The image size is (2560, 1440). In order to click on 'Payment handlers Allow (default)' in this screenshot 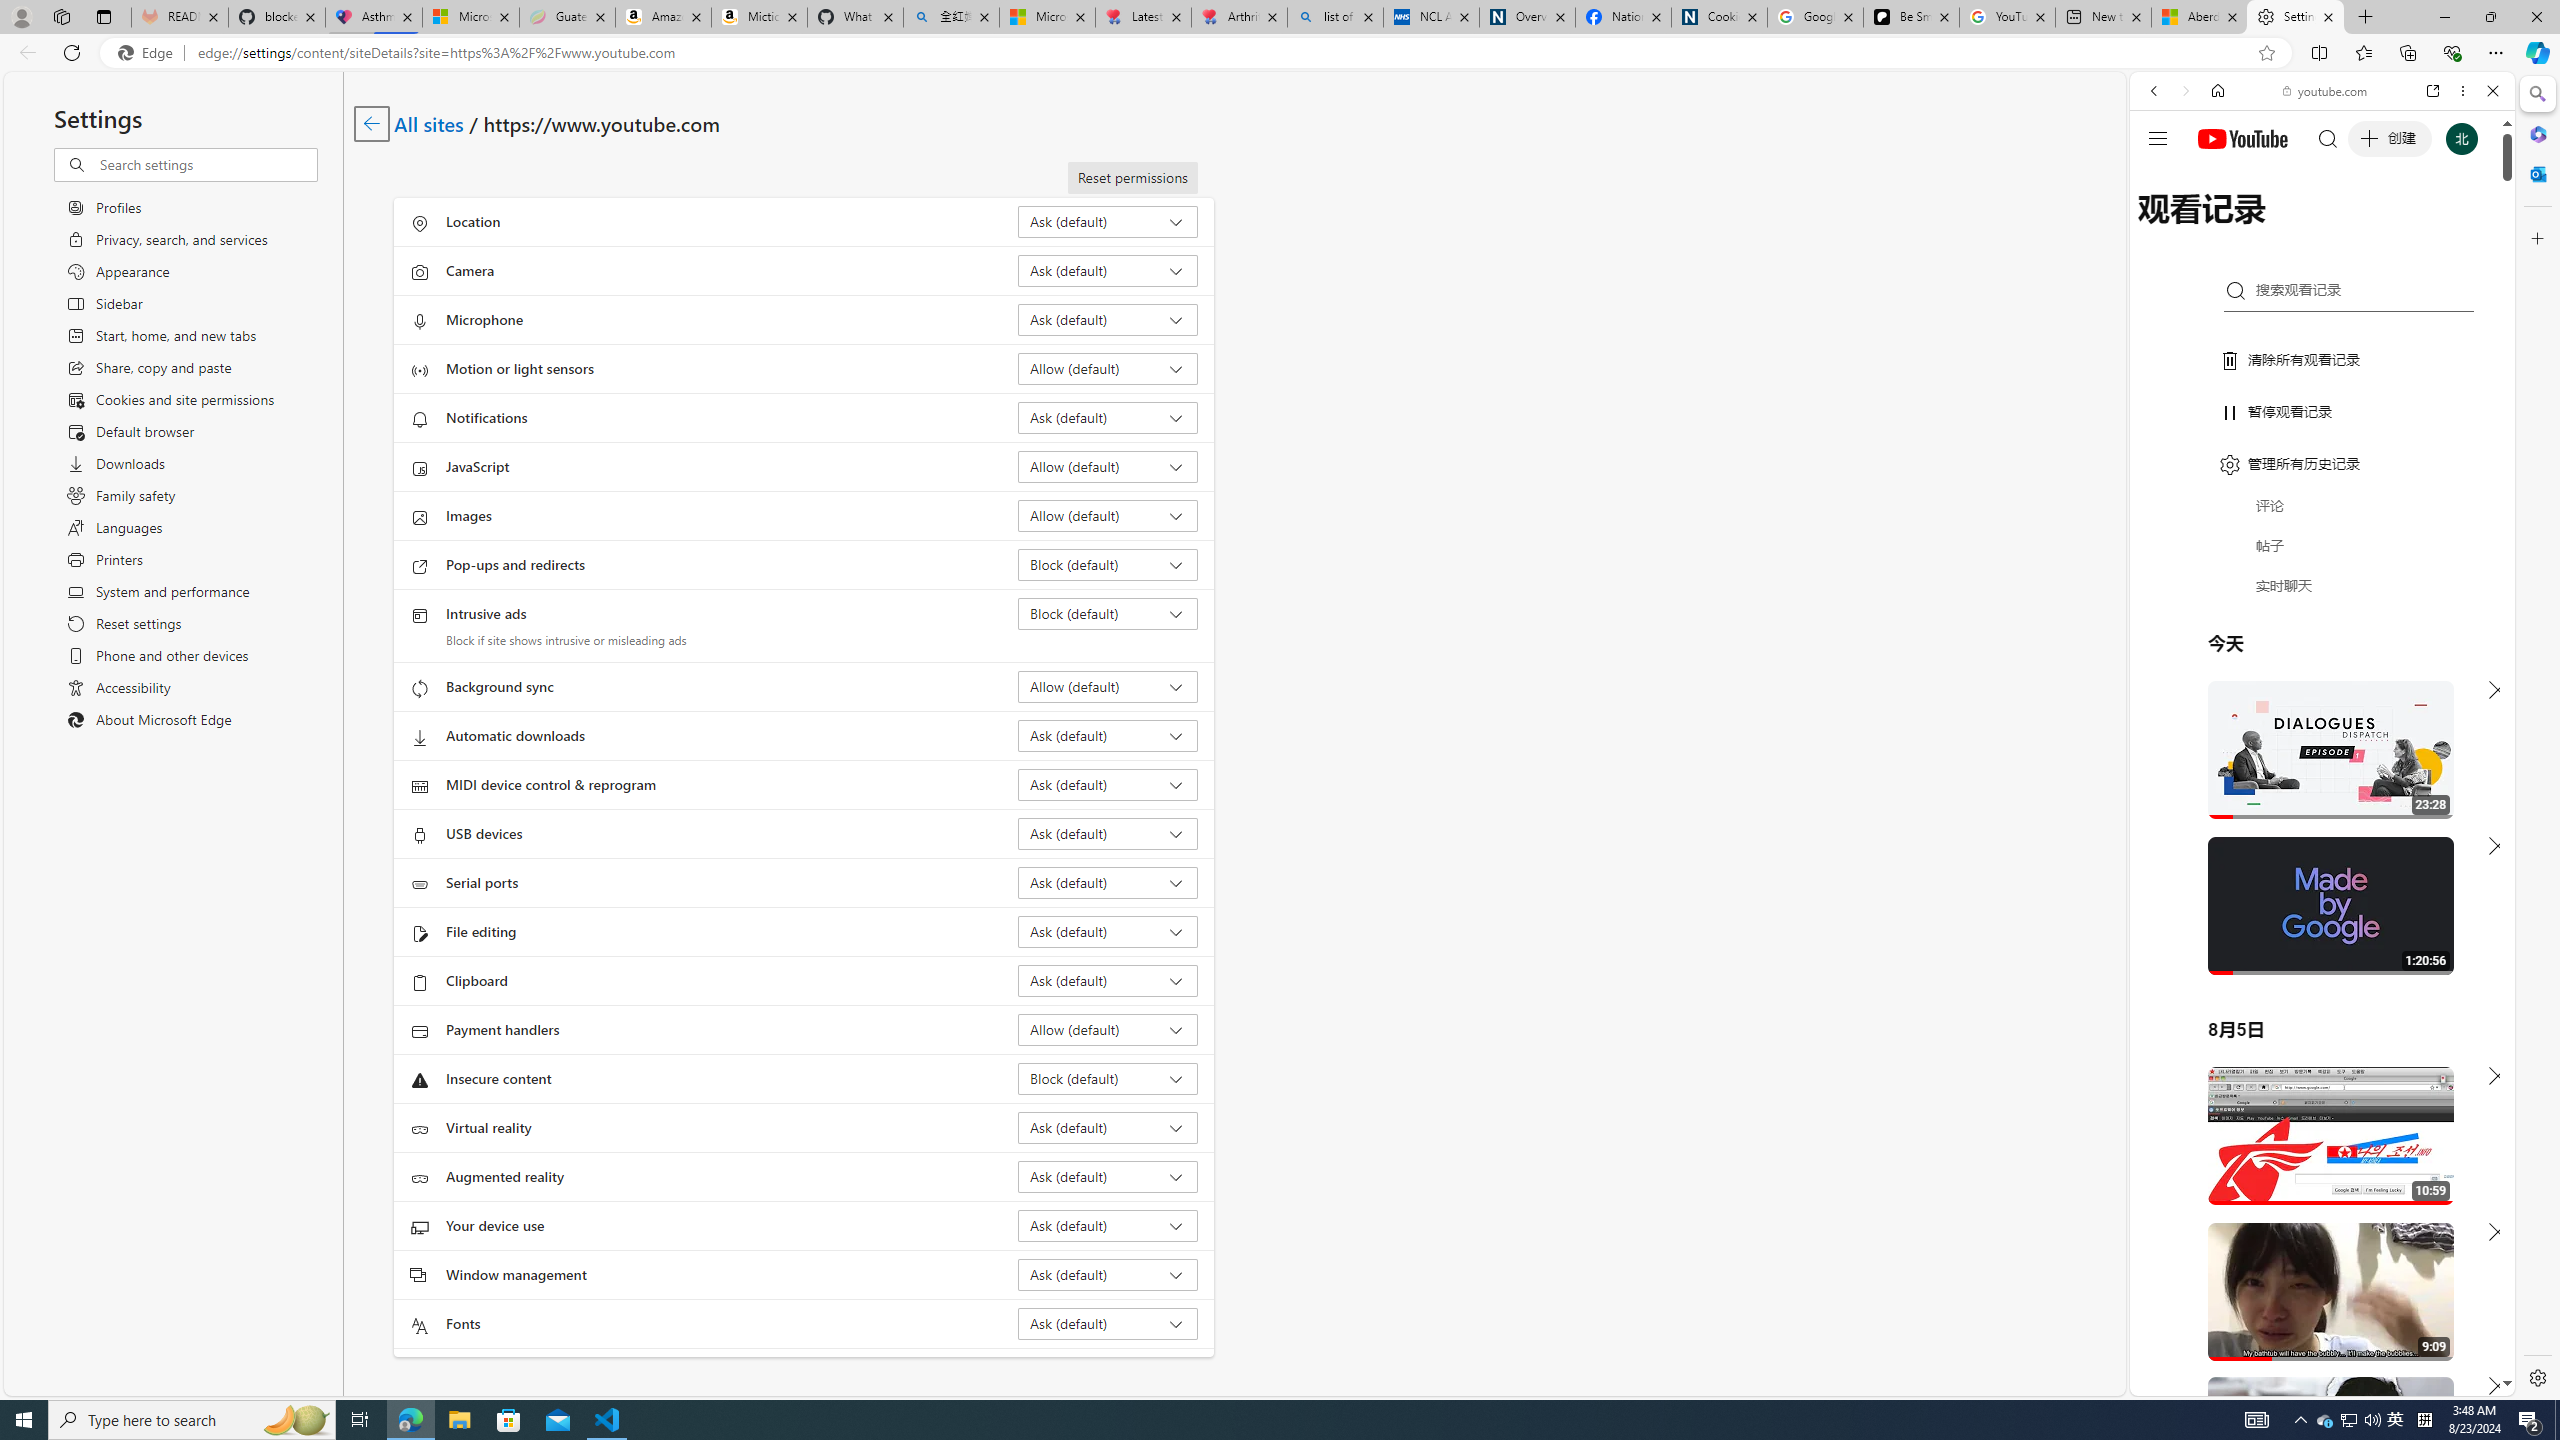, I will do `click(1108, 1029)`.